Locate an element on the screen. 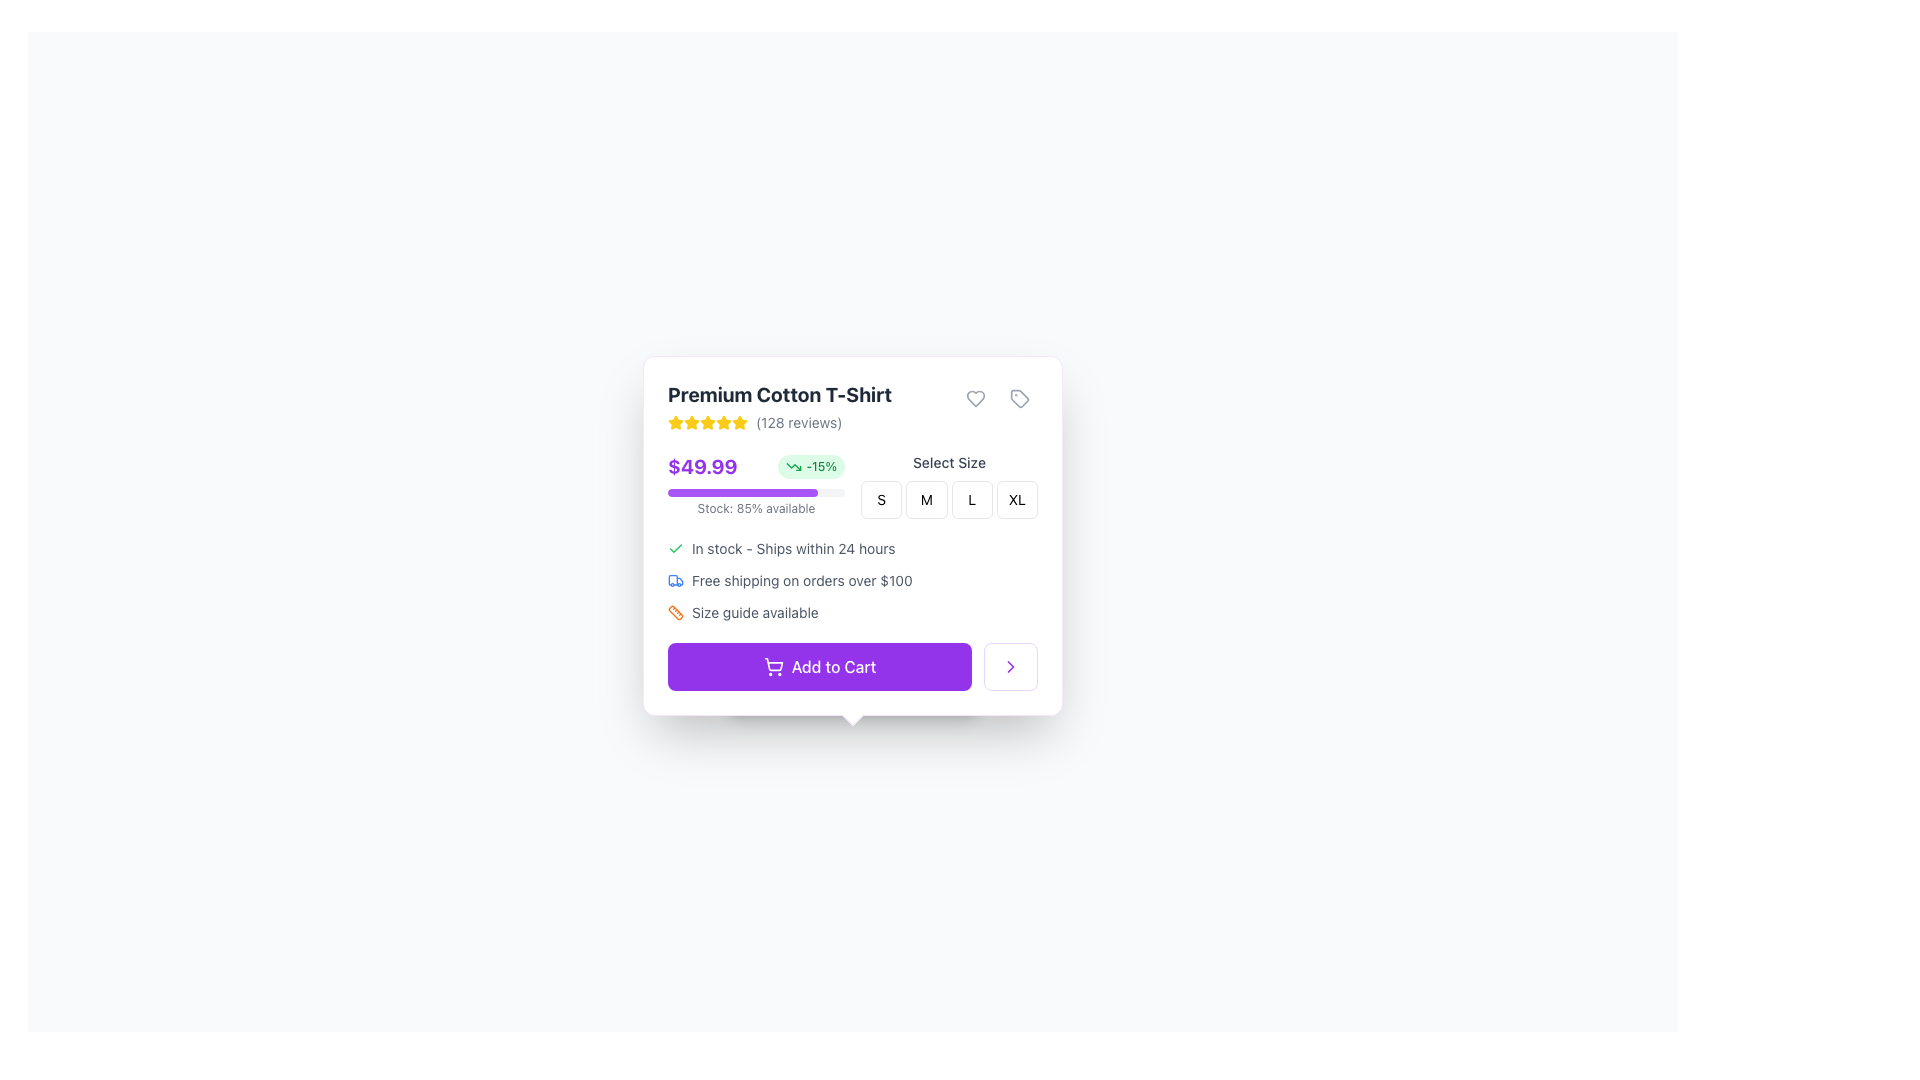  the static informational text displaying 'Free shipping on orders over $100' with a blue delivery truck icon, located in the second position among three rows on the product card is located at coordinates (853, 581).